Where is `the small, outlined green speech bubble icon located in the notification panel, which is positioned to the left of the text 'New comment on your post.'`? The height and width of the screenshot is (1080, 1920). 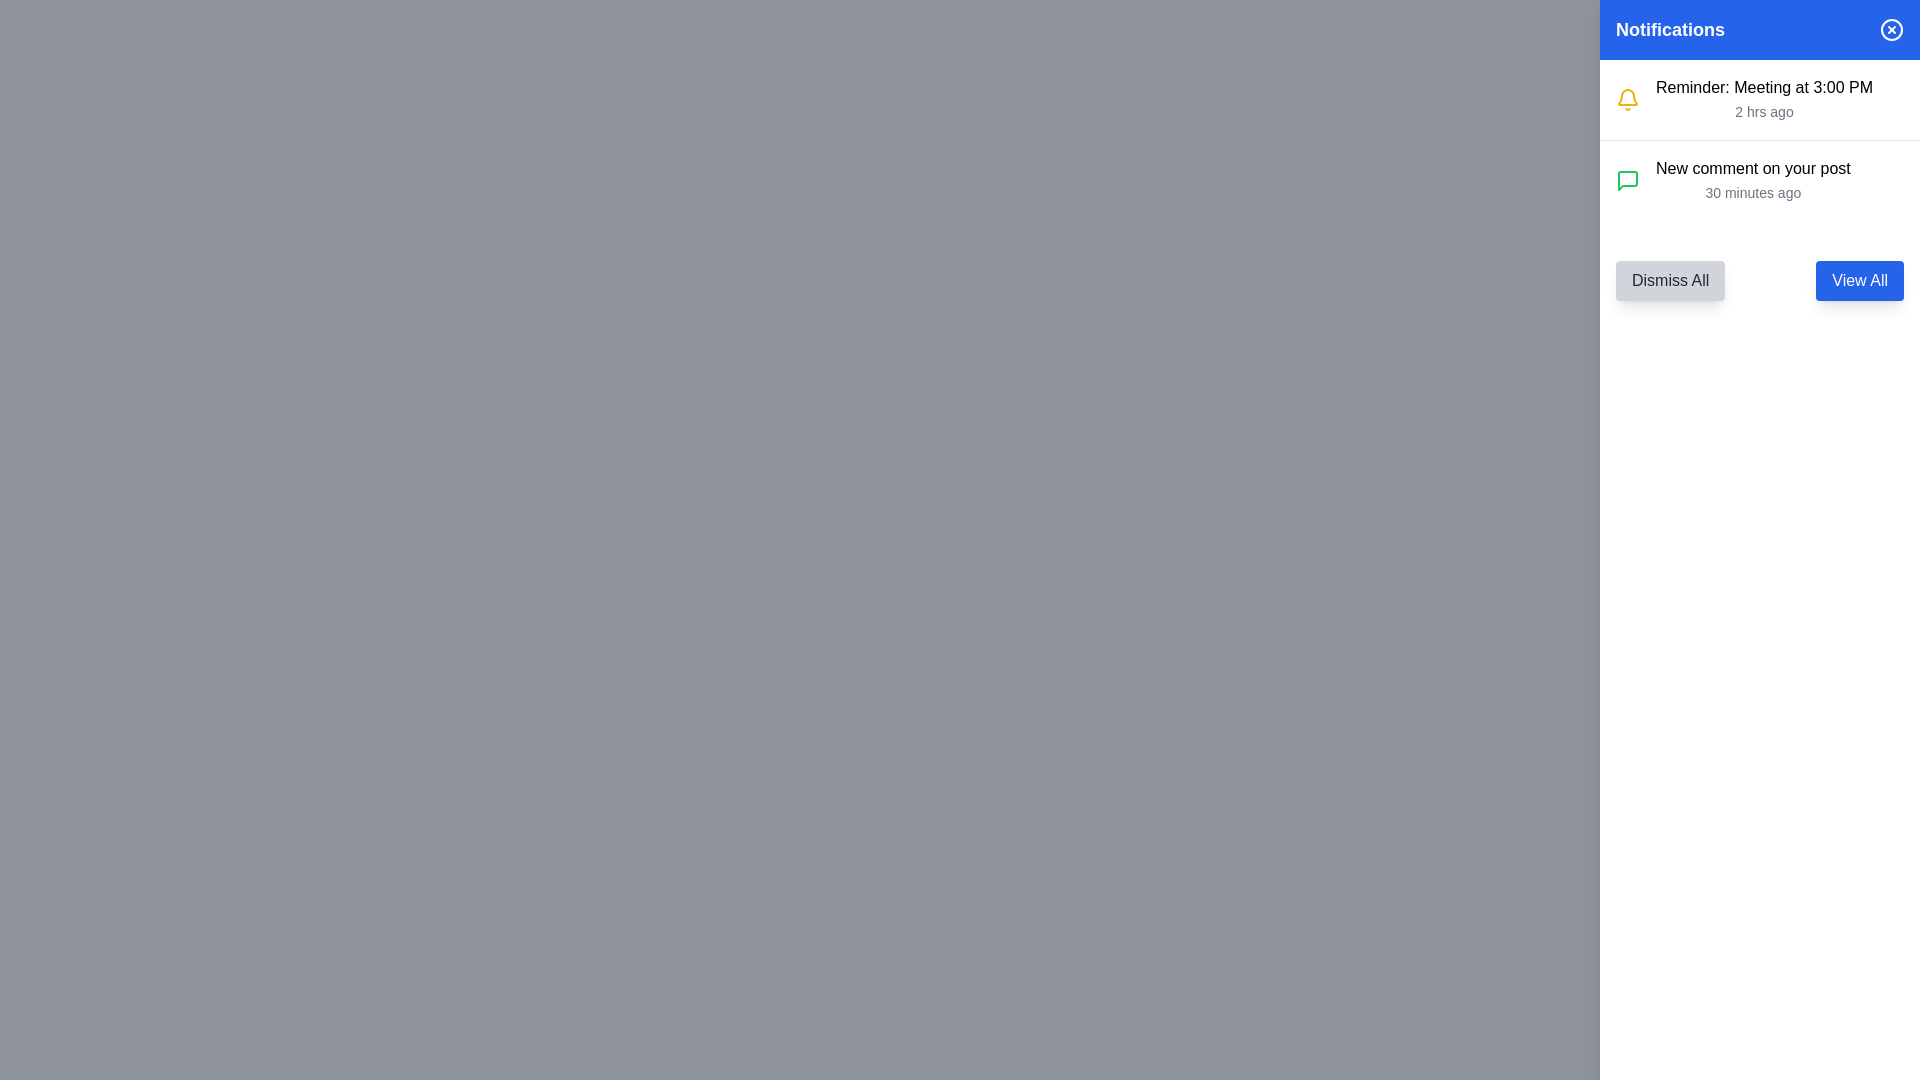
the small, outlined green speech bubble icon located in the notification panel, which is positioned to the left of the text 'New comment on your post.' is located at coordinates (1627, 181).